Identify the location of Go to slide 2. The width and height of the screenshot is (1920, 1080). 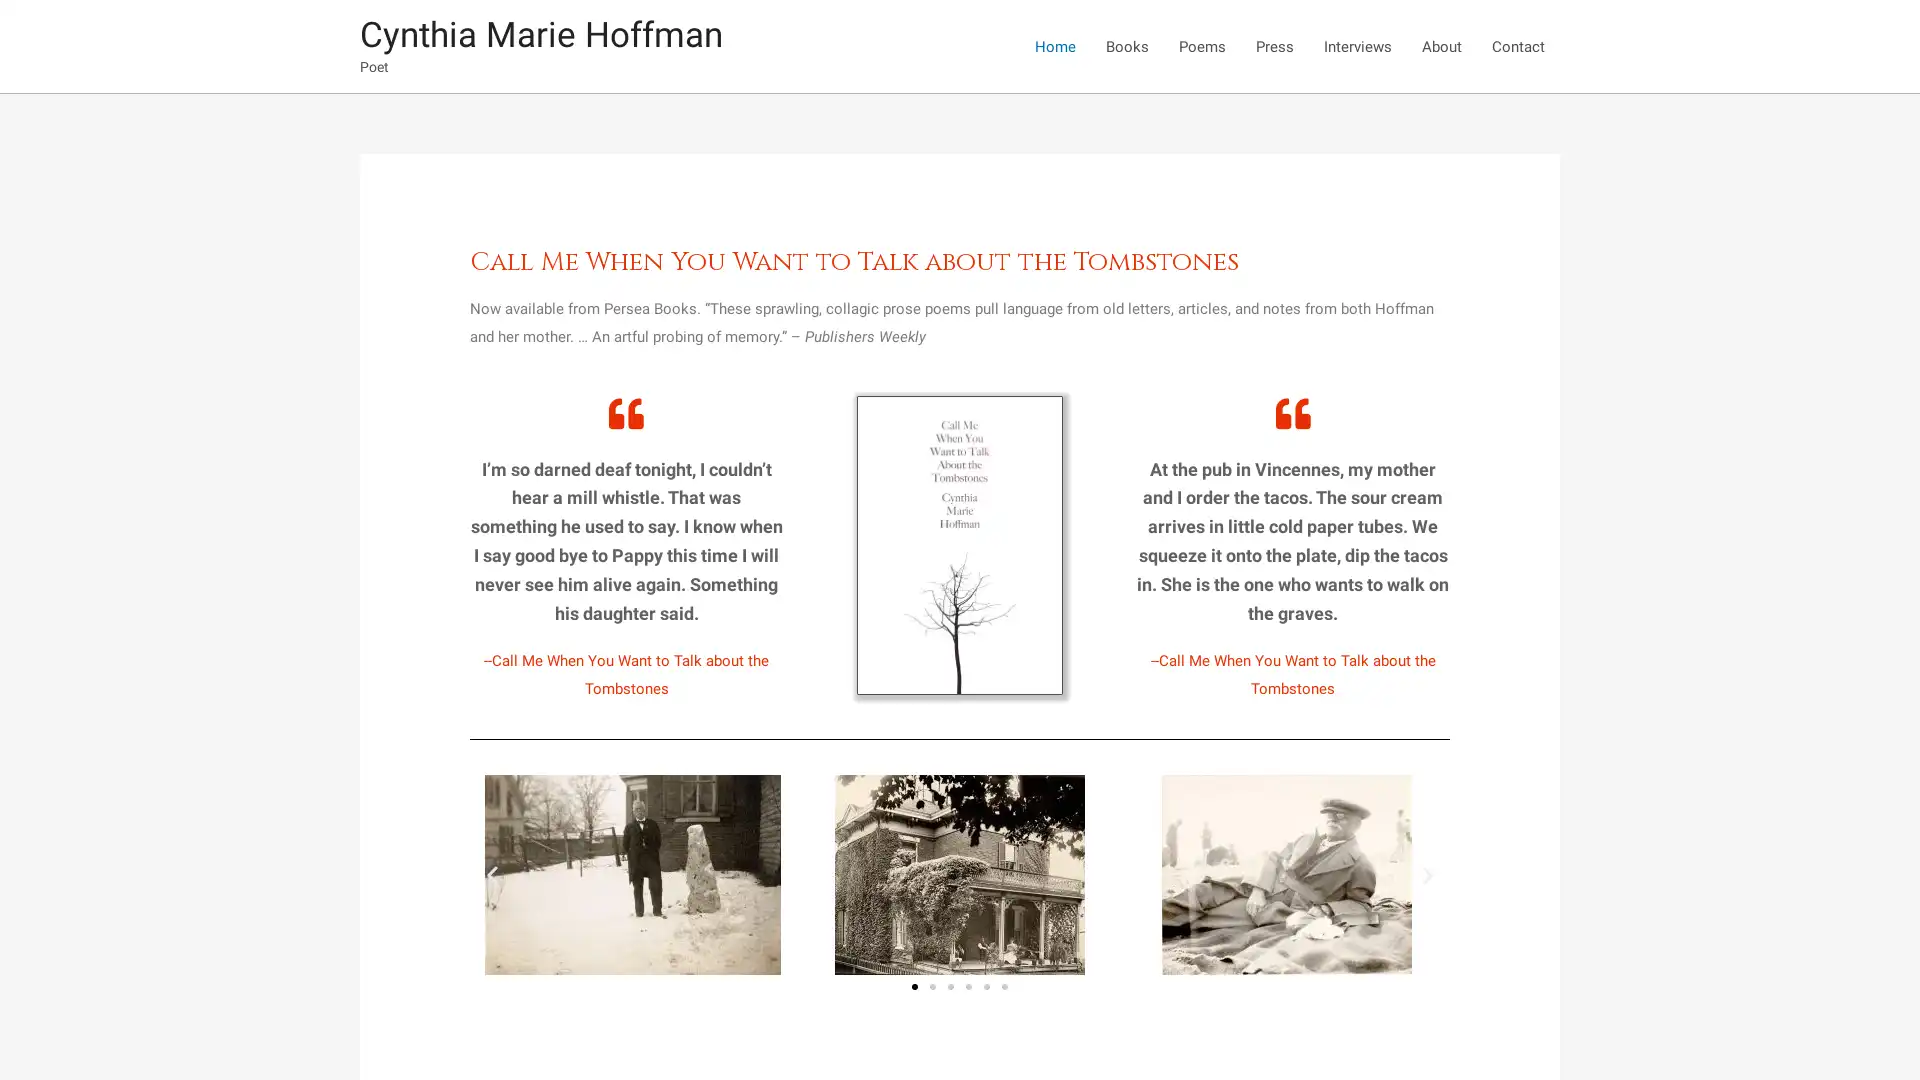
(931, 986).